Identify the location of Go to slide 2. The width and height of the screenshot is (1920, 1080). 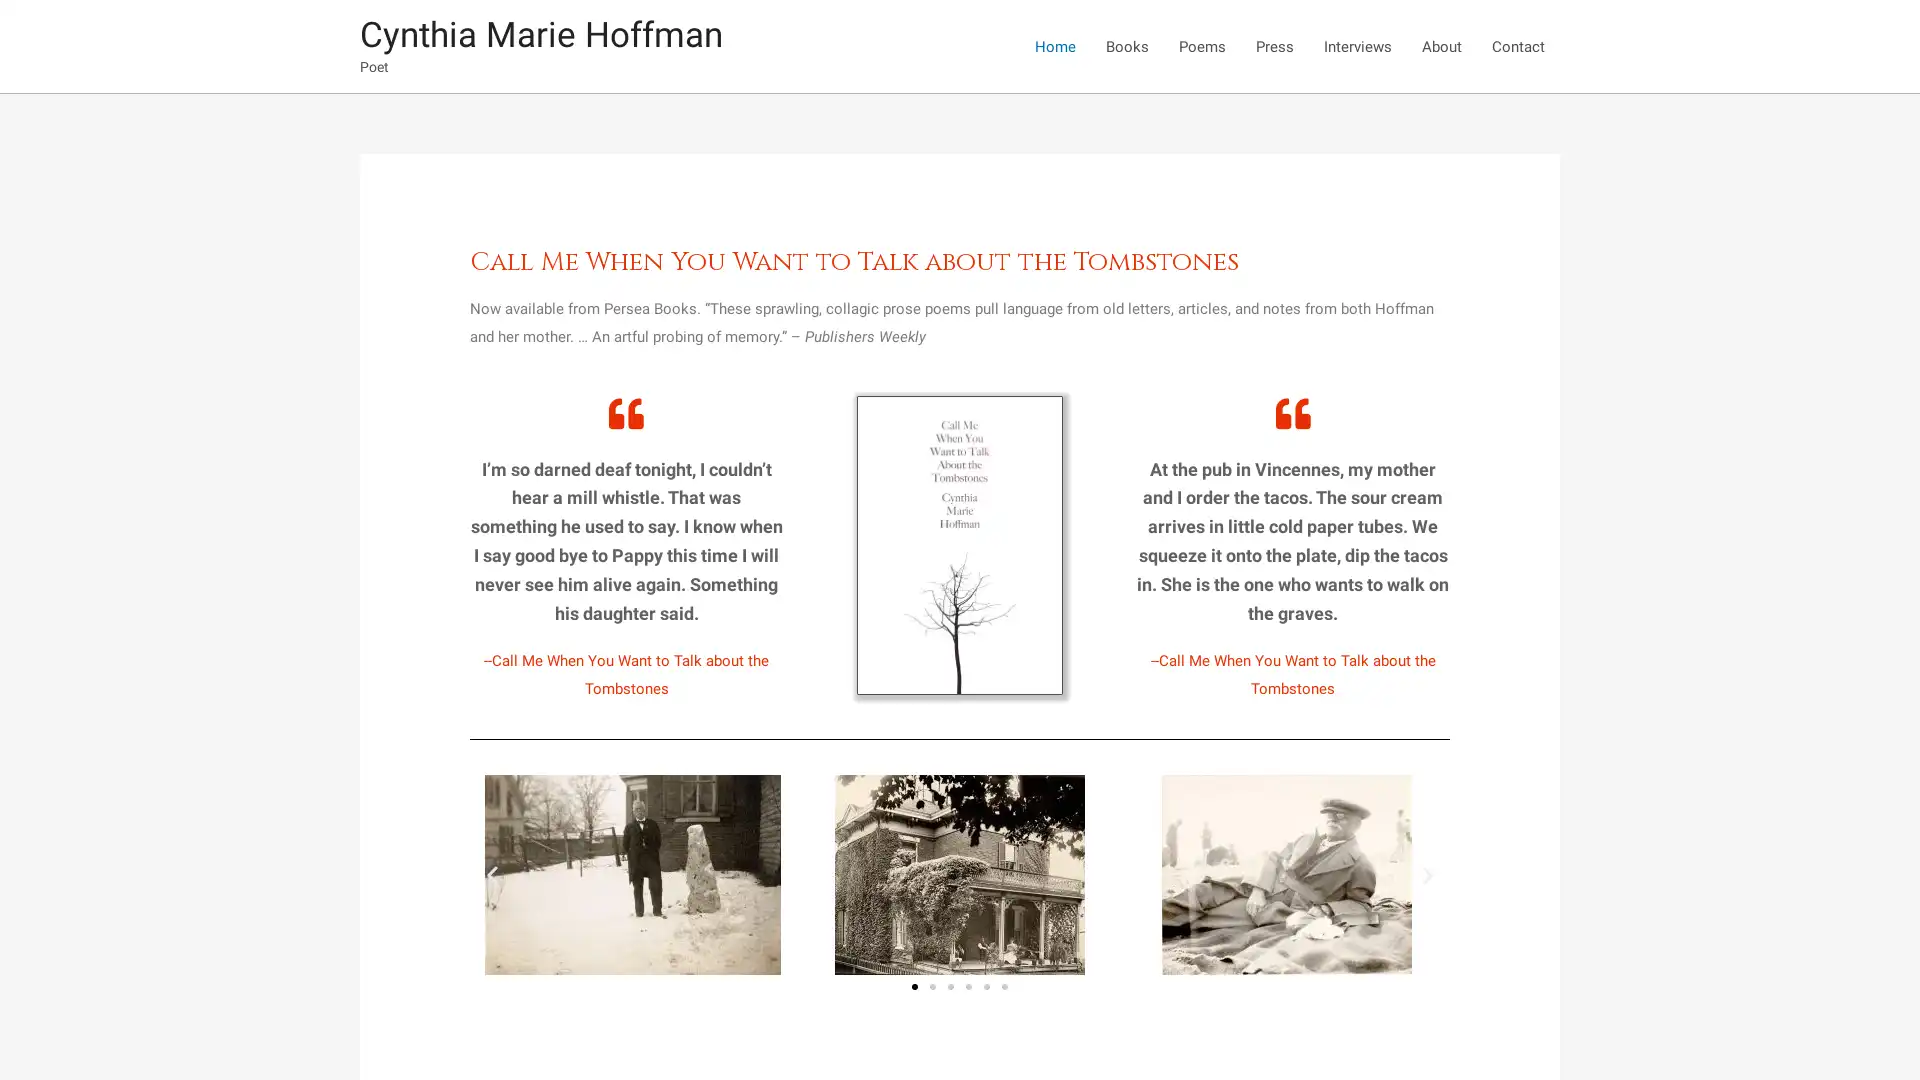
(931, 986).